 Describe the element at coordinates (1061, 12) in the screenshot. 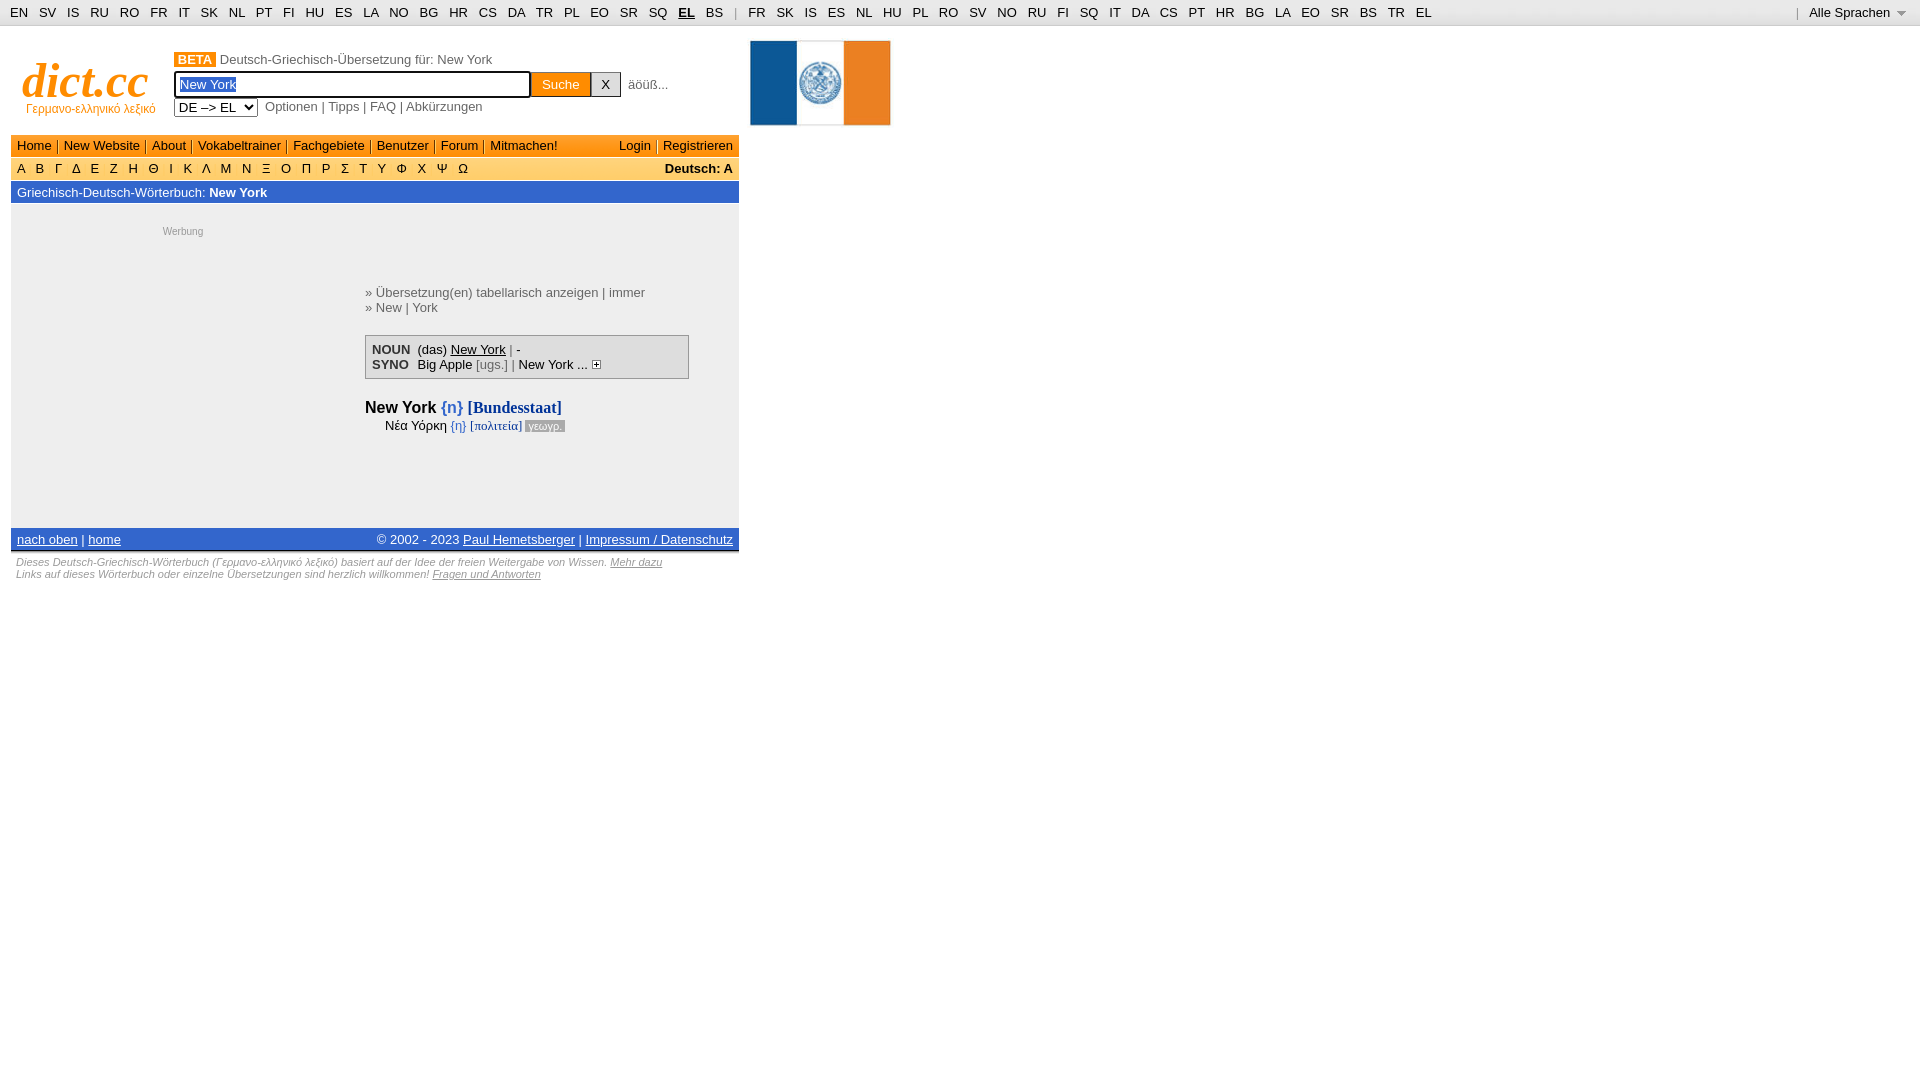

I see `'FI'` at that location.